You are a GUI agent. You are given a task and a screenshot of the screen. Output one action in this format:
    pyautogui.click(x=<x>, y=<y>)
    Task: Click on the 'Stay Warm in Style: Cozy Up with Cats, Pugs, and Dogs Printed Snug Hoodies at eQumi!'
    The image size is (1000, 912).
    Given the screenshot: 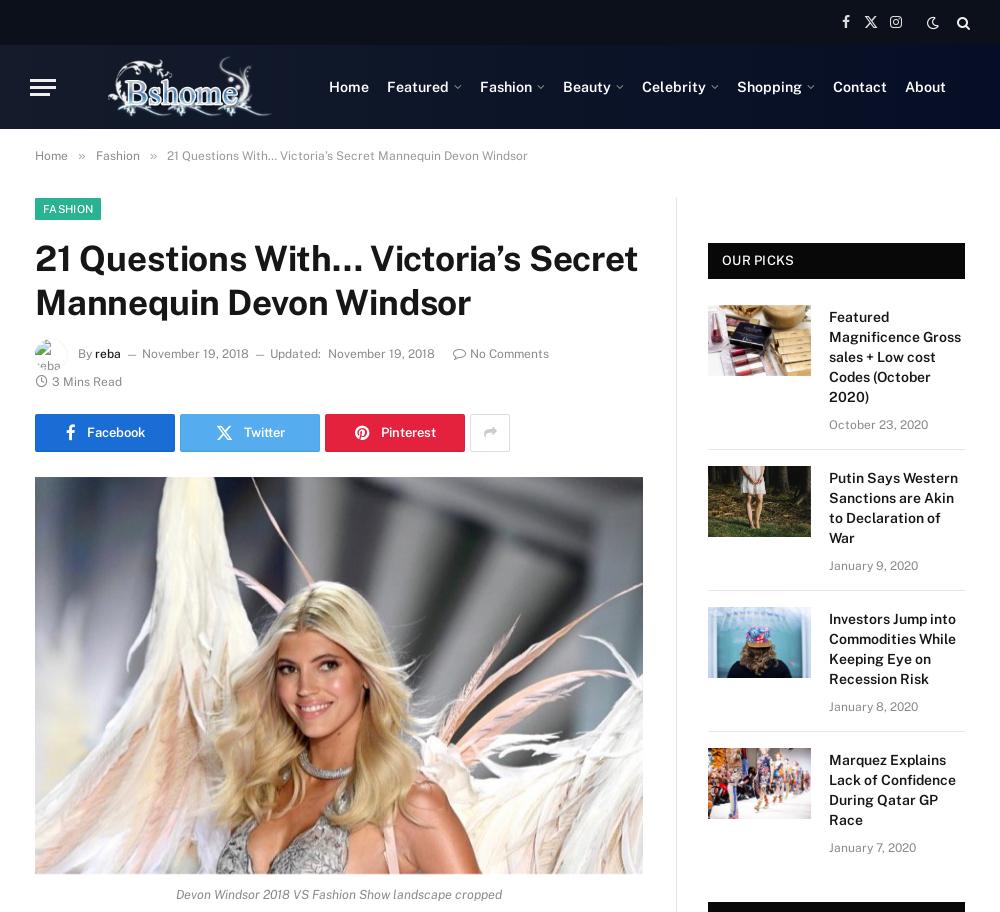 What is the action you would take?
    pyautogui.click(x=224, y=320)
    